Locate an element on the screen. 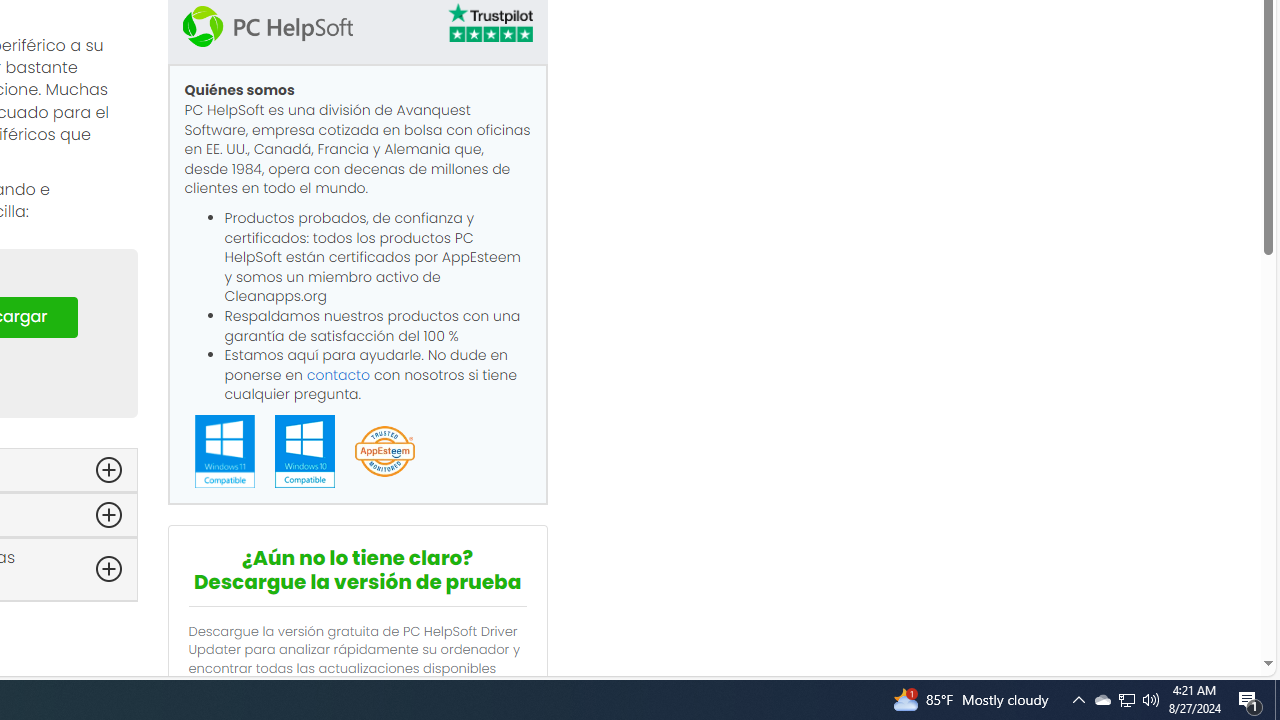 This screenshot has height=720, width=1280. 'Windows 10 Compatible' is located at coordinates (303, 451).